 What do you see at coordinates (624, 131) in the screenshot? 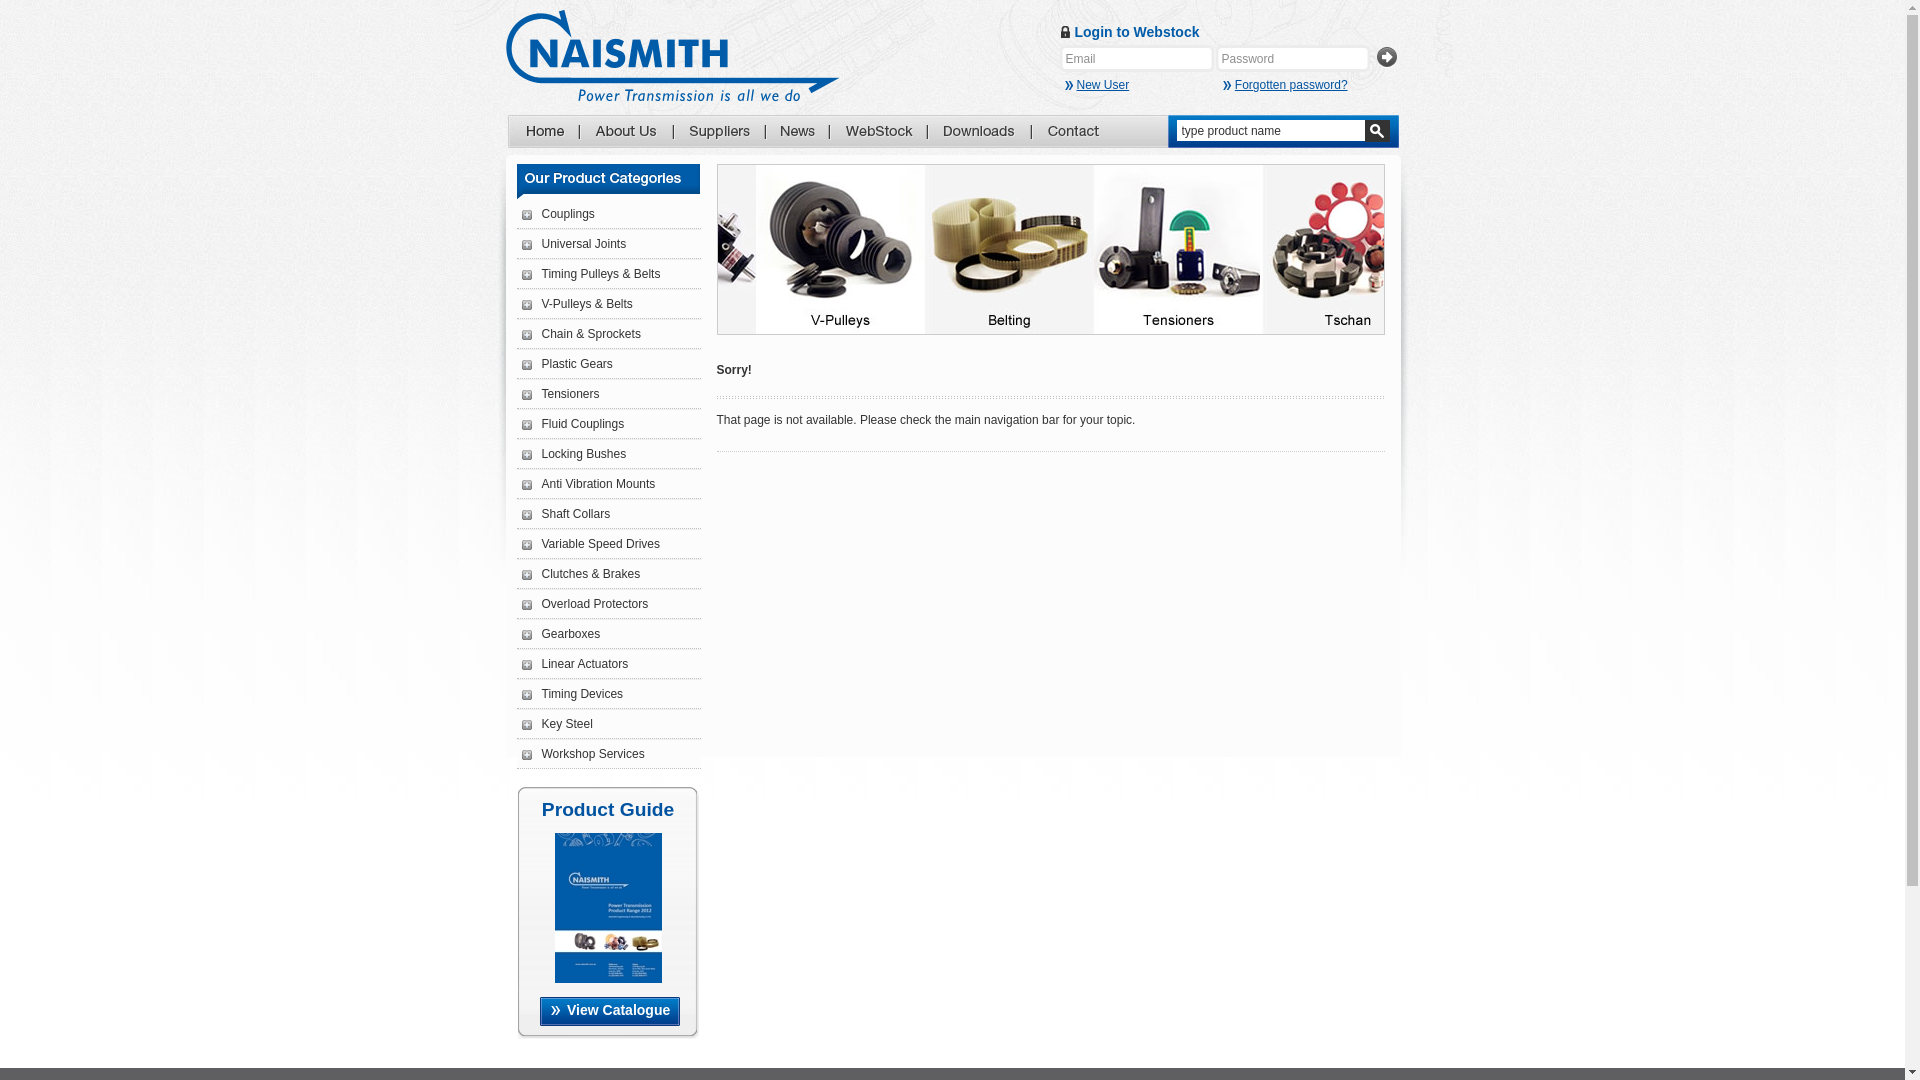
I see `'About us'` at bounding box center [624, 131].